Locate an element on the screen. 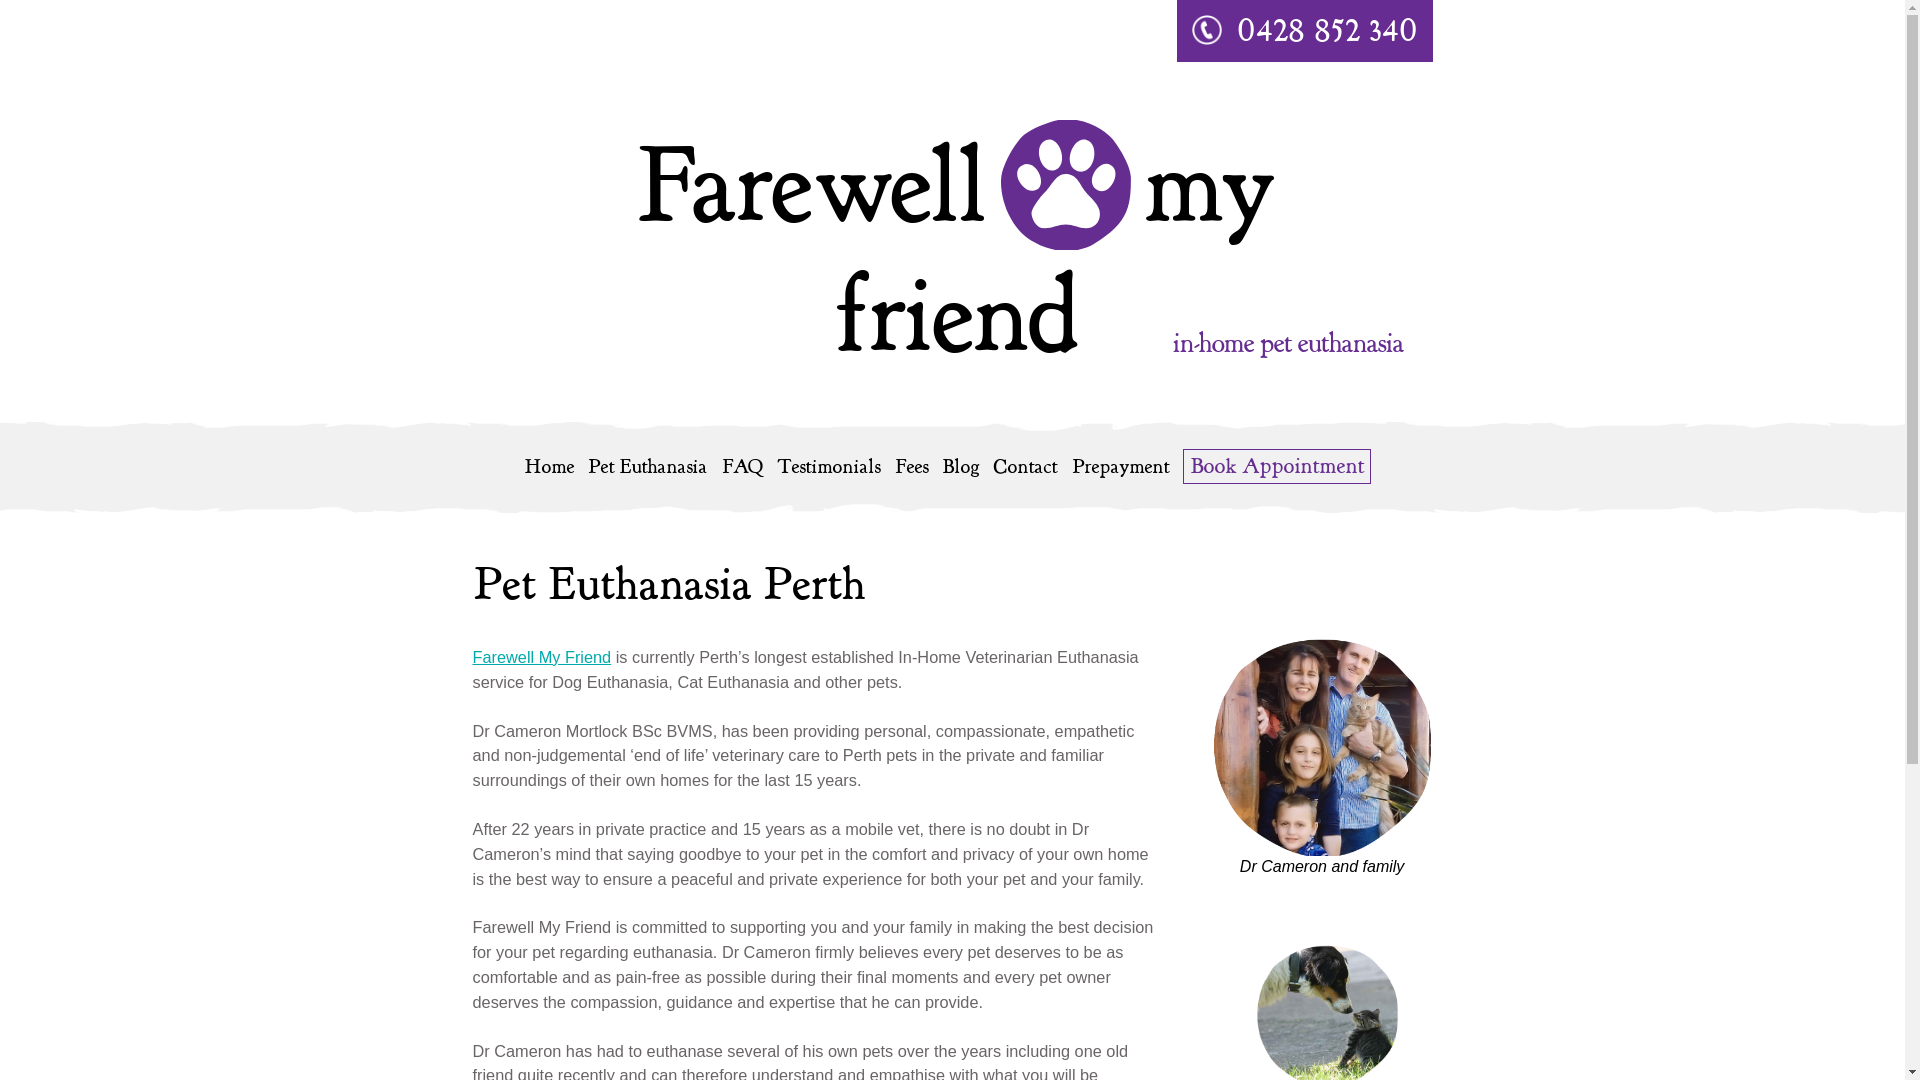 This screenshot has width=1920, height=1080. 'Fees' is located at coordinates (909, 467).